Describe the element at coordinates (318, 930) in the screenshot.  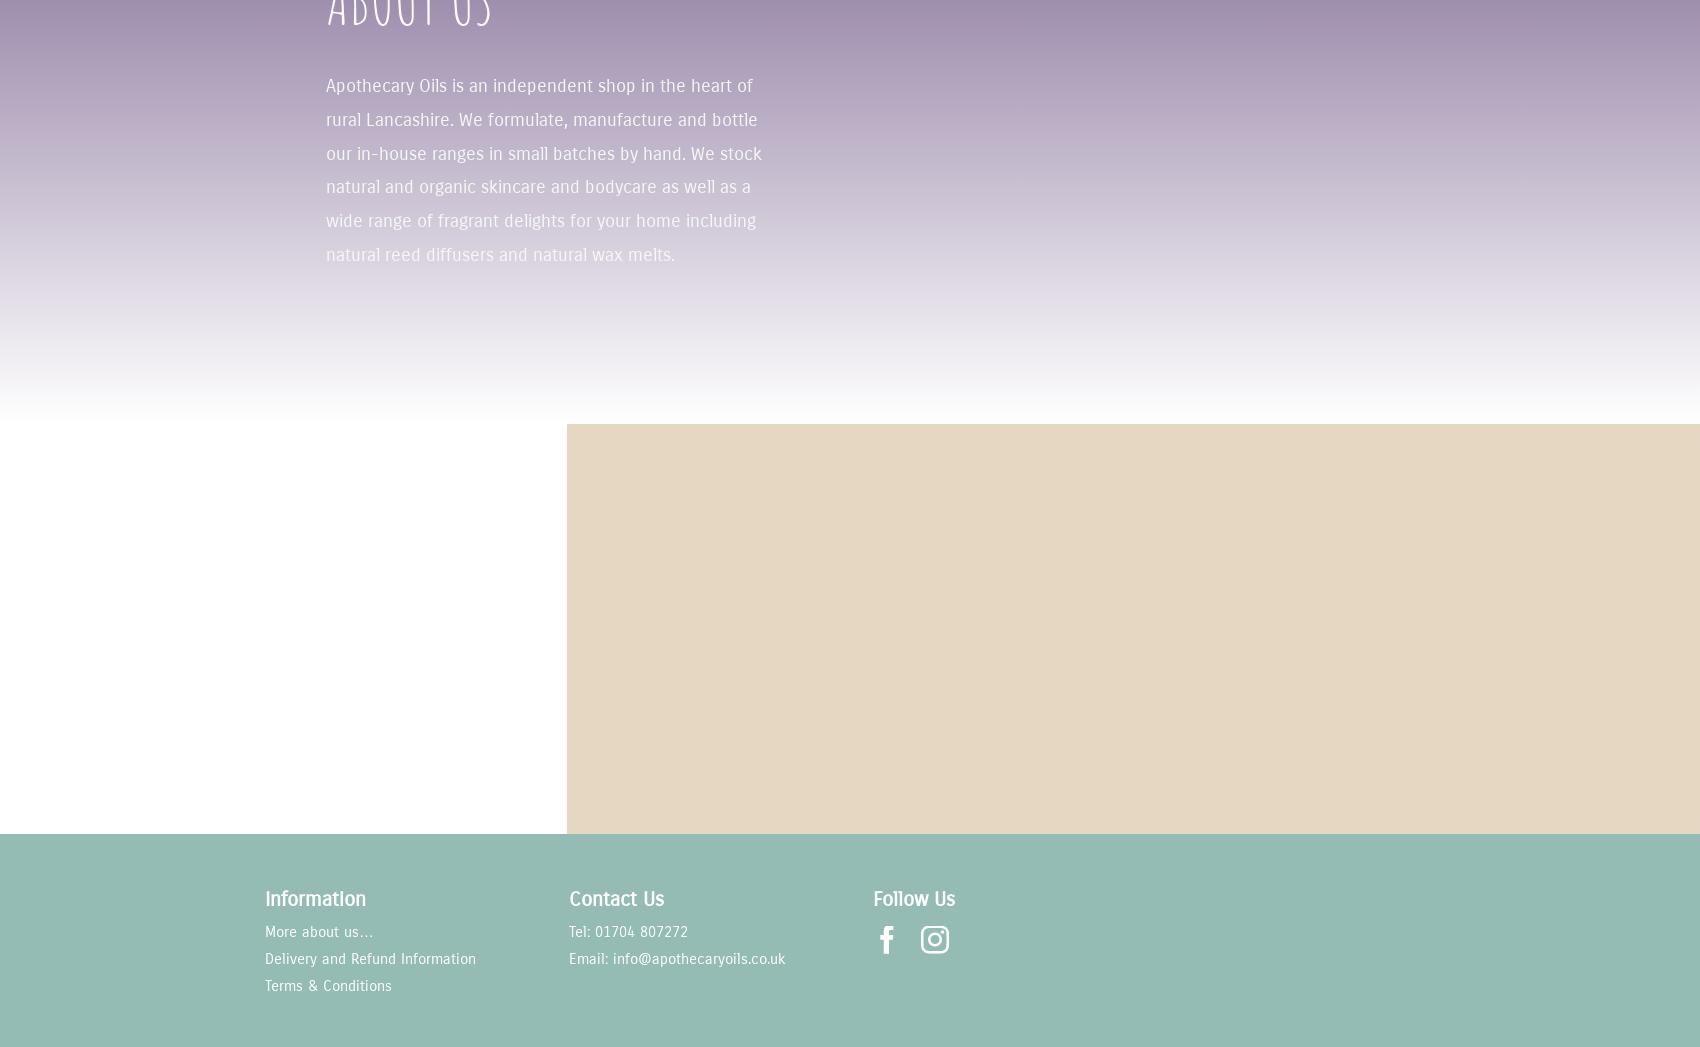
I see `'More about us…'` at that location.